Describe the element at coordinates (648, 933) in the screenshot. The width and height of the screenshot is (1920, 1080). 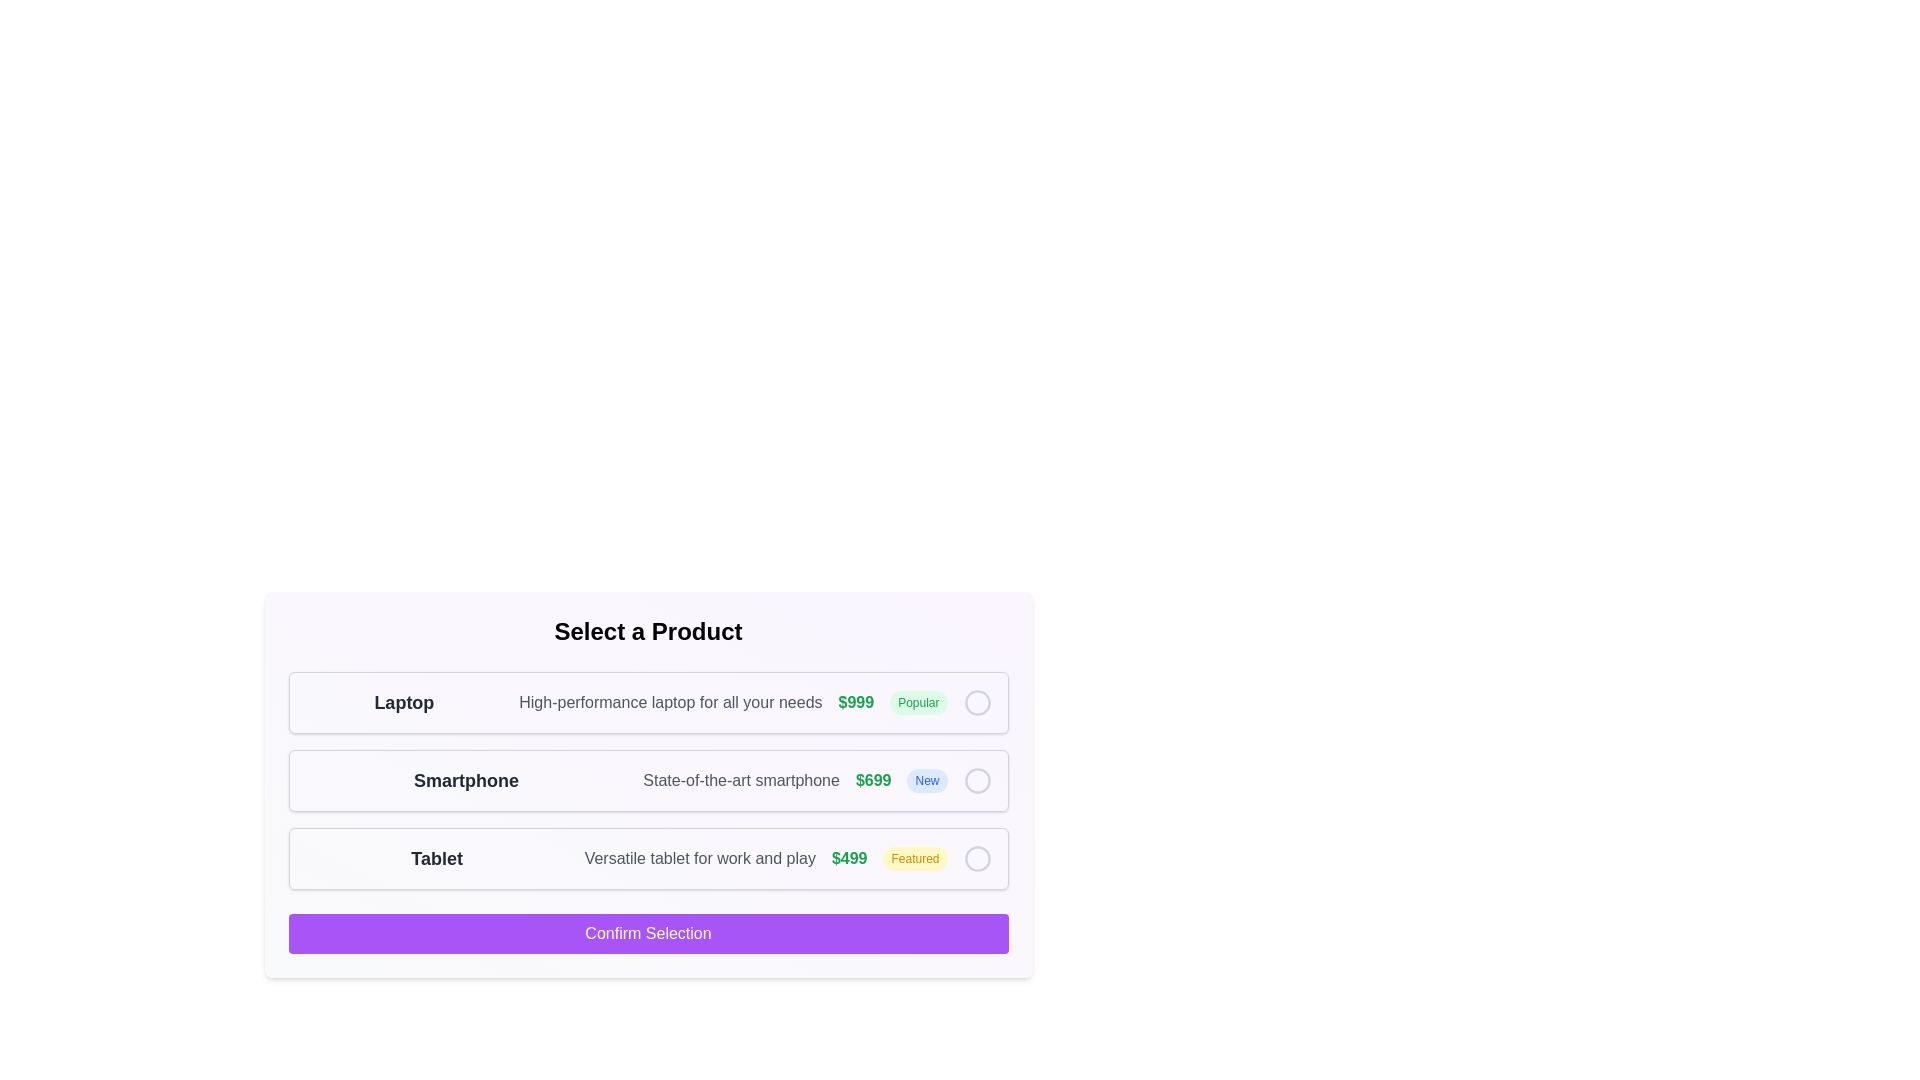
I see `the 'Confirm Selection' button located at the bottom of the 'Select a Product' section` at that location.